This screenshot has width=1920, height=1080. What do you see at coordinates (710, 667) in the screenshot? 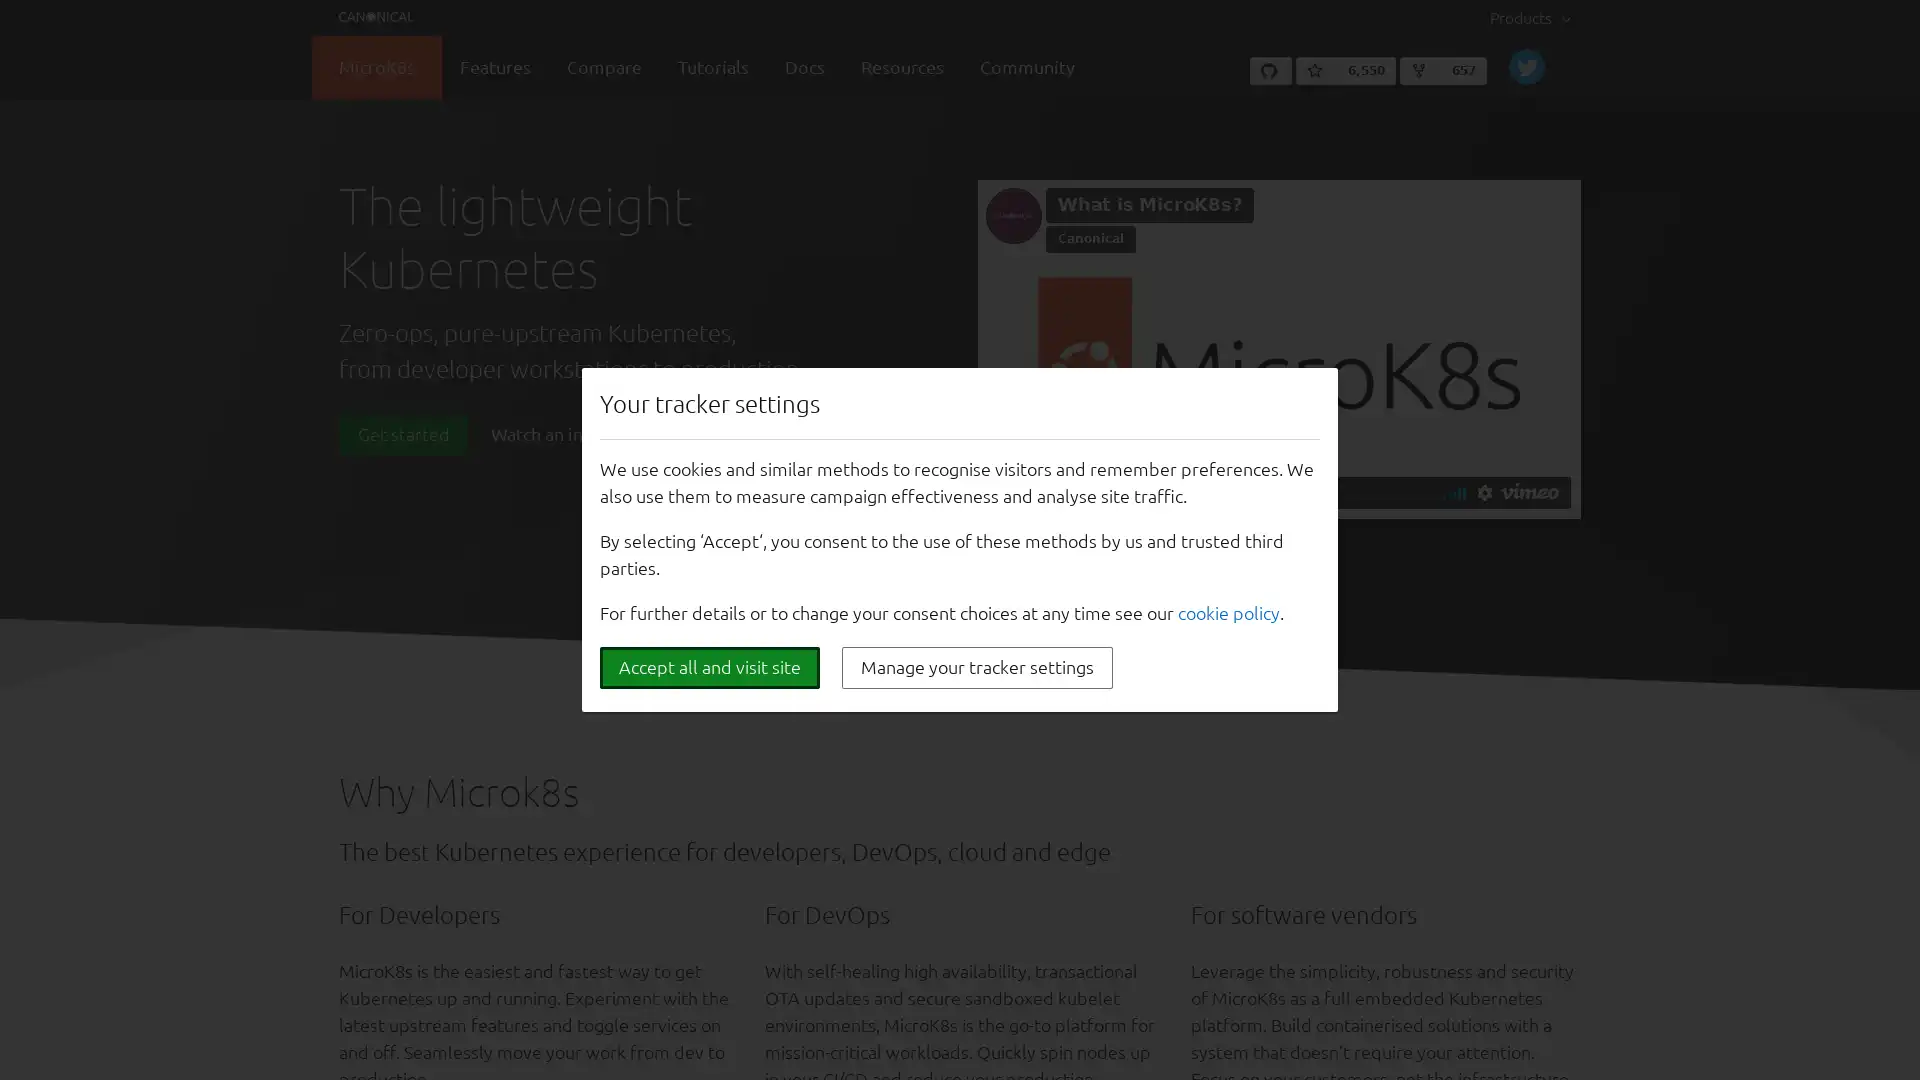
I see `Accept all and visit site` at bounding box center [710, 667].